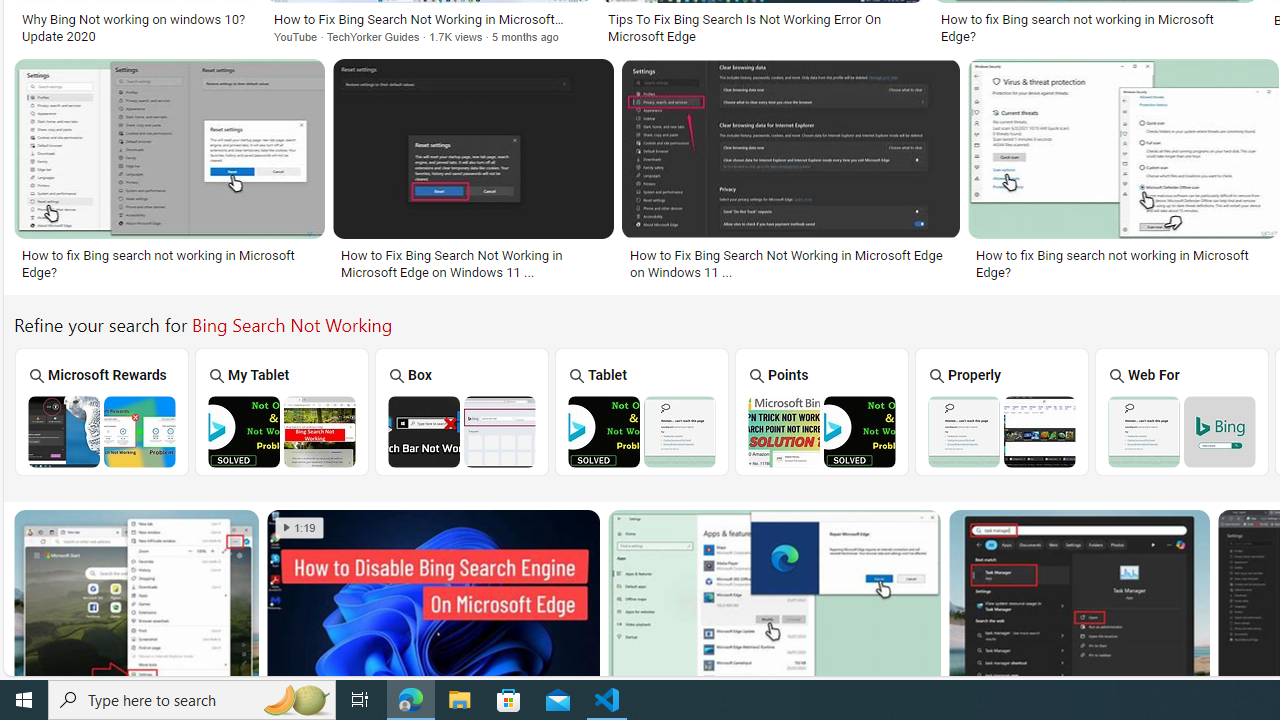 The height and width of the screenshot is (720, 1280). Describe the element at coordinates (1002, 430) in the screenshot. I see `'Bing Search Not Working Properly'` at that location.